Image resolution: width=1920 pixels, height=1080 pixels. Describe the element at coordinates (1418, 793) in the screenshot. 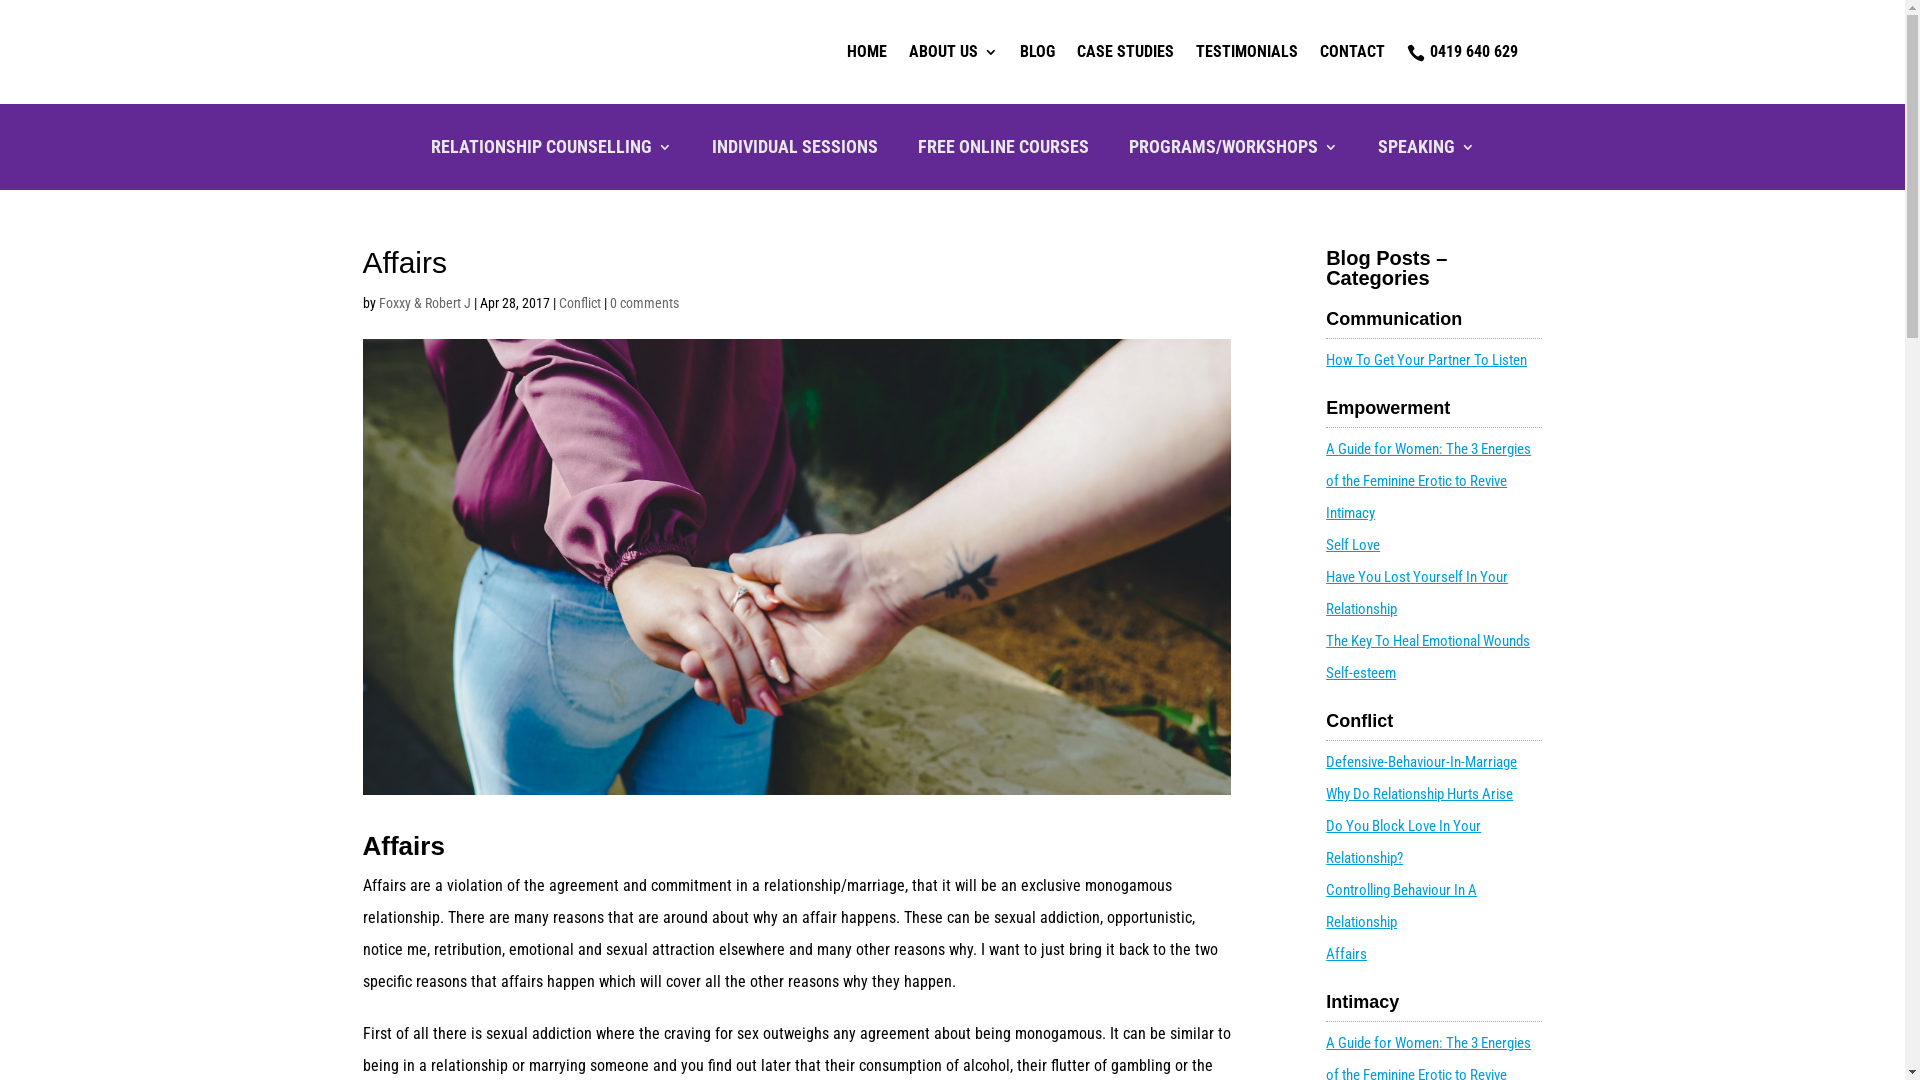

I see `'Why Do Relationship Hurts Arise'` at that location.